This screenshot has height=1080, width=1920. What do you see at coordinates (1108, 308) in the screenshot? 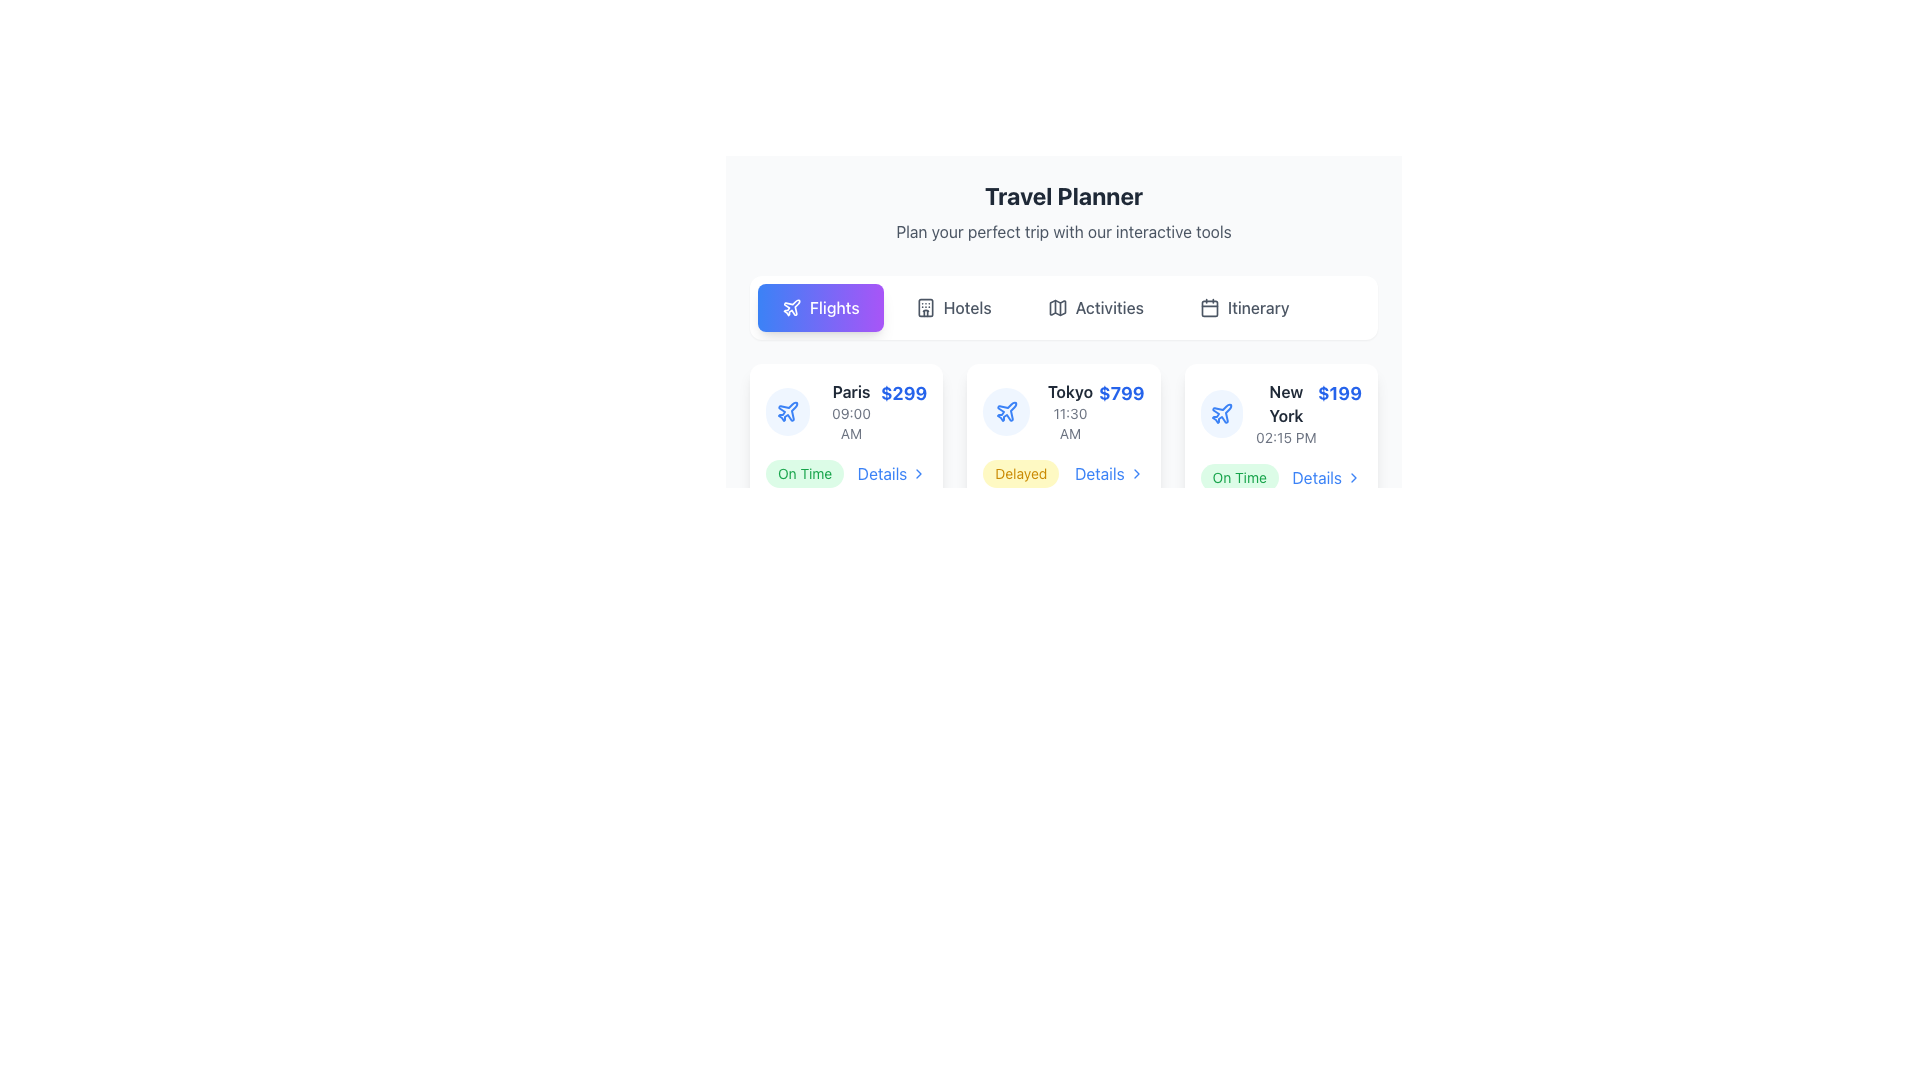
I see `the 'Activities' label in the horizontal menu bar, which is styled in a medium-weight font and is centrally aligned within the navigation menu` at bounding box center [1108, 308].